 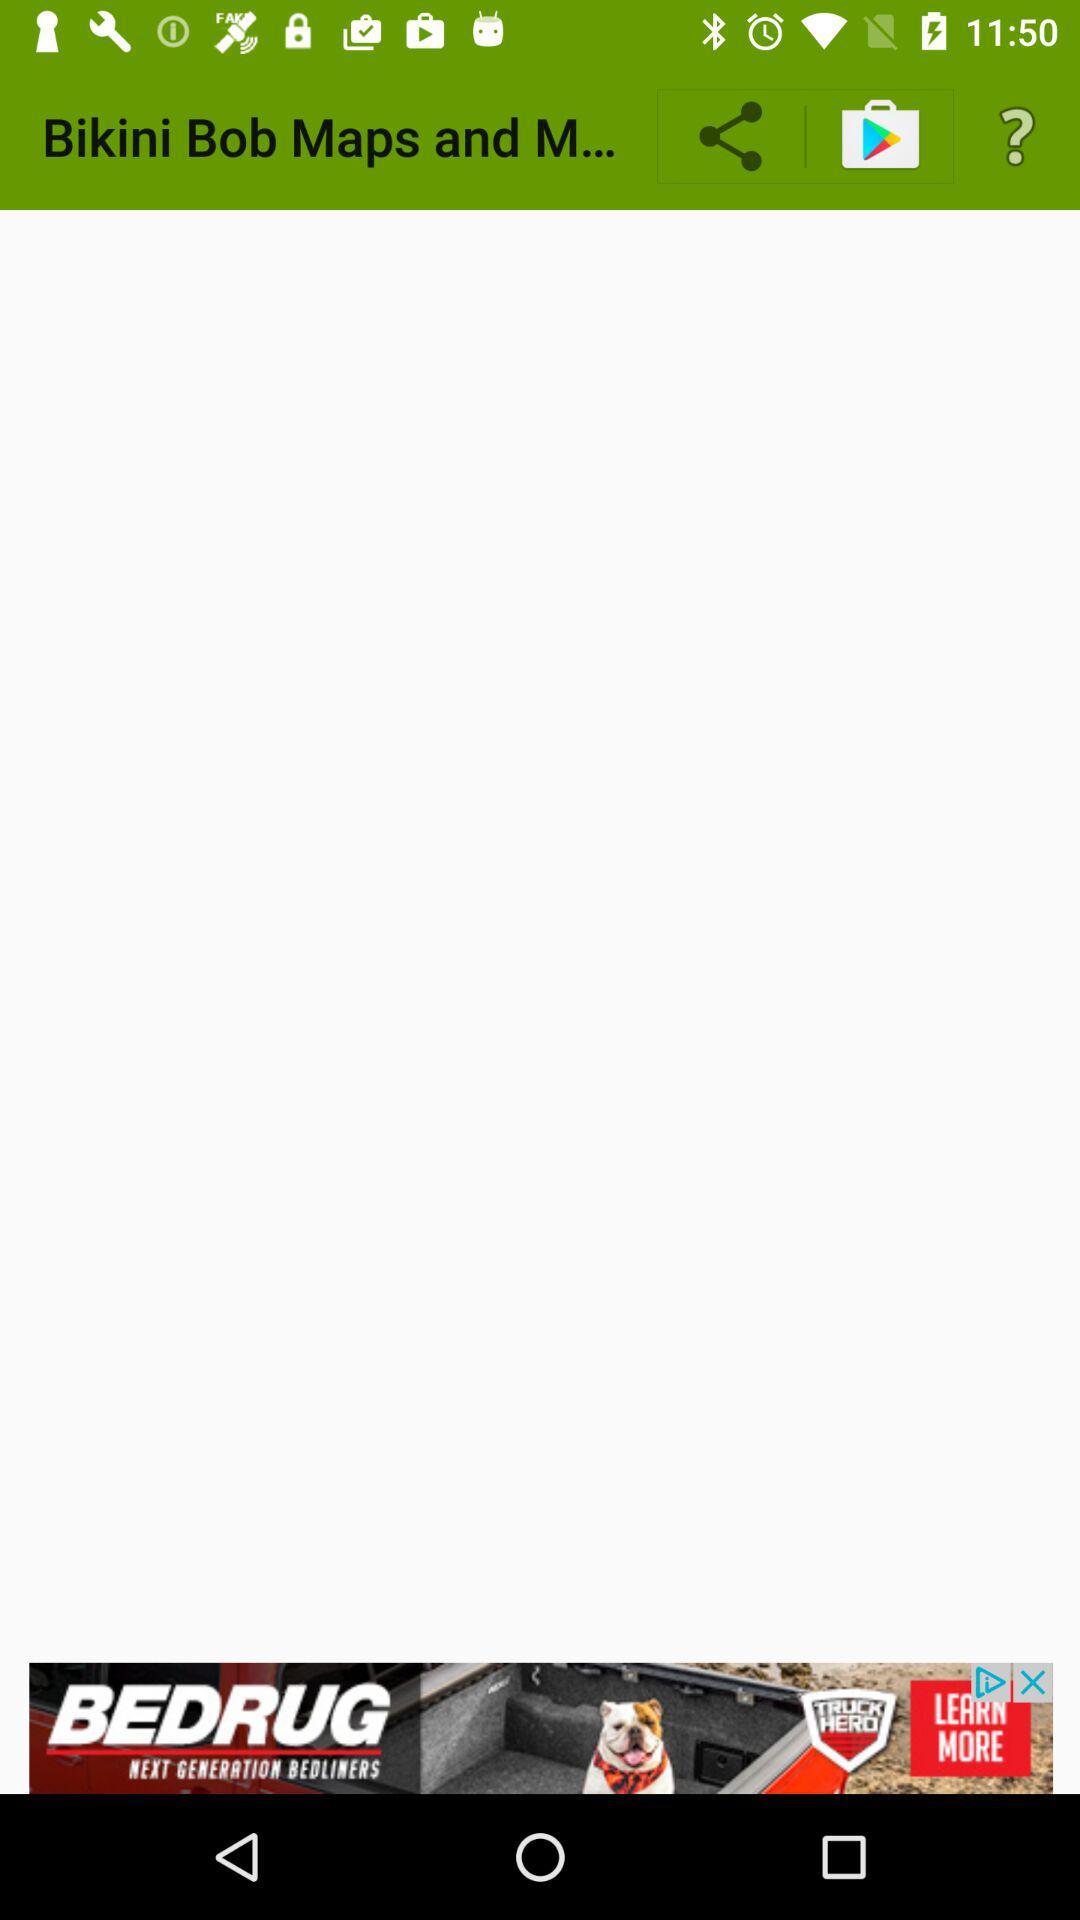 What do you see at coordinates (540, 1727) in the screenshot?
I see `blink advertisement` at bounding box center [540, 1727].